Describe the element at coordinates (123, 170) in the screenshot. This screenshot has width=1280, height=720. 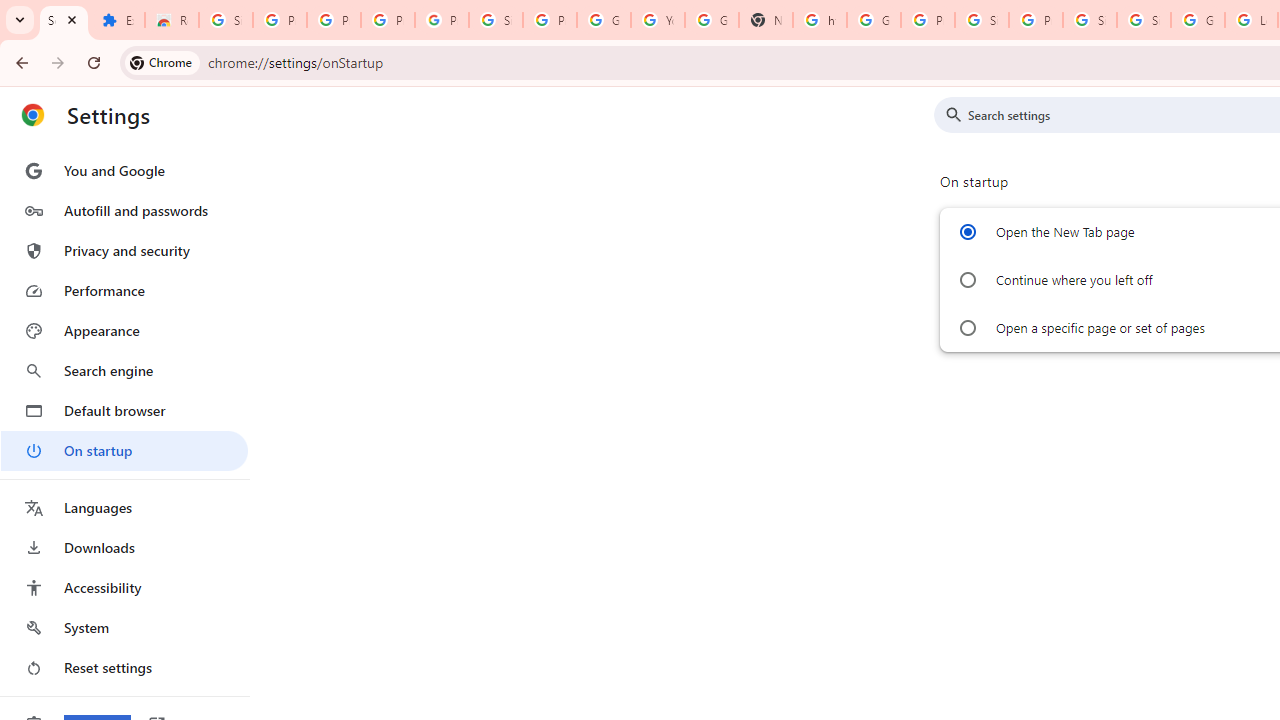
I see `'You and Google'` at that location.